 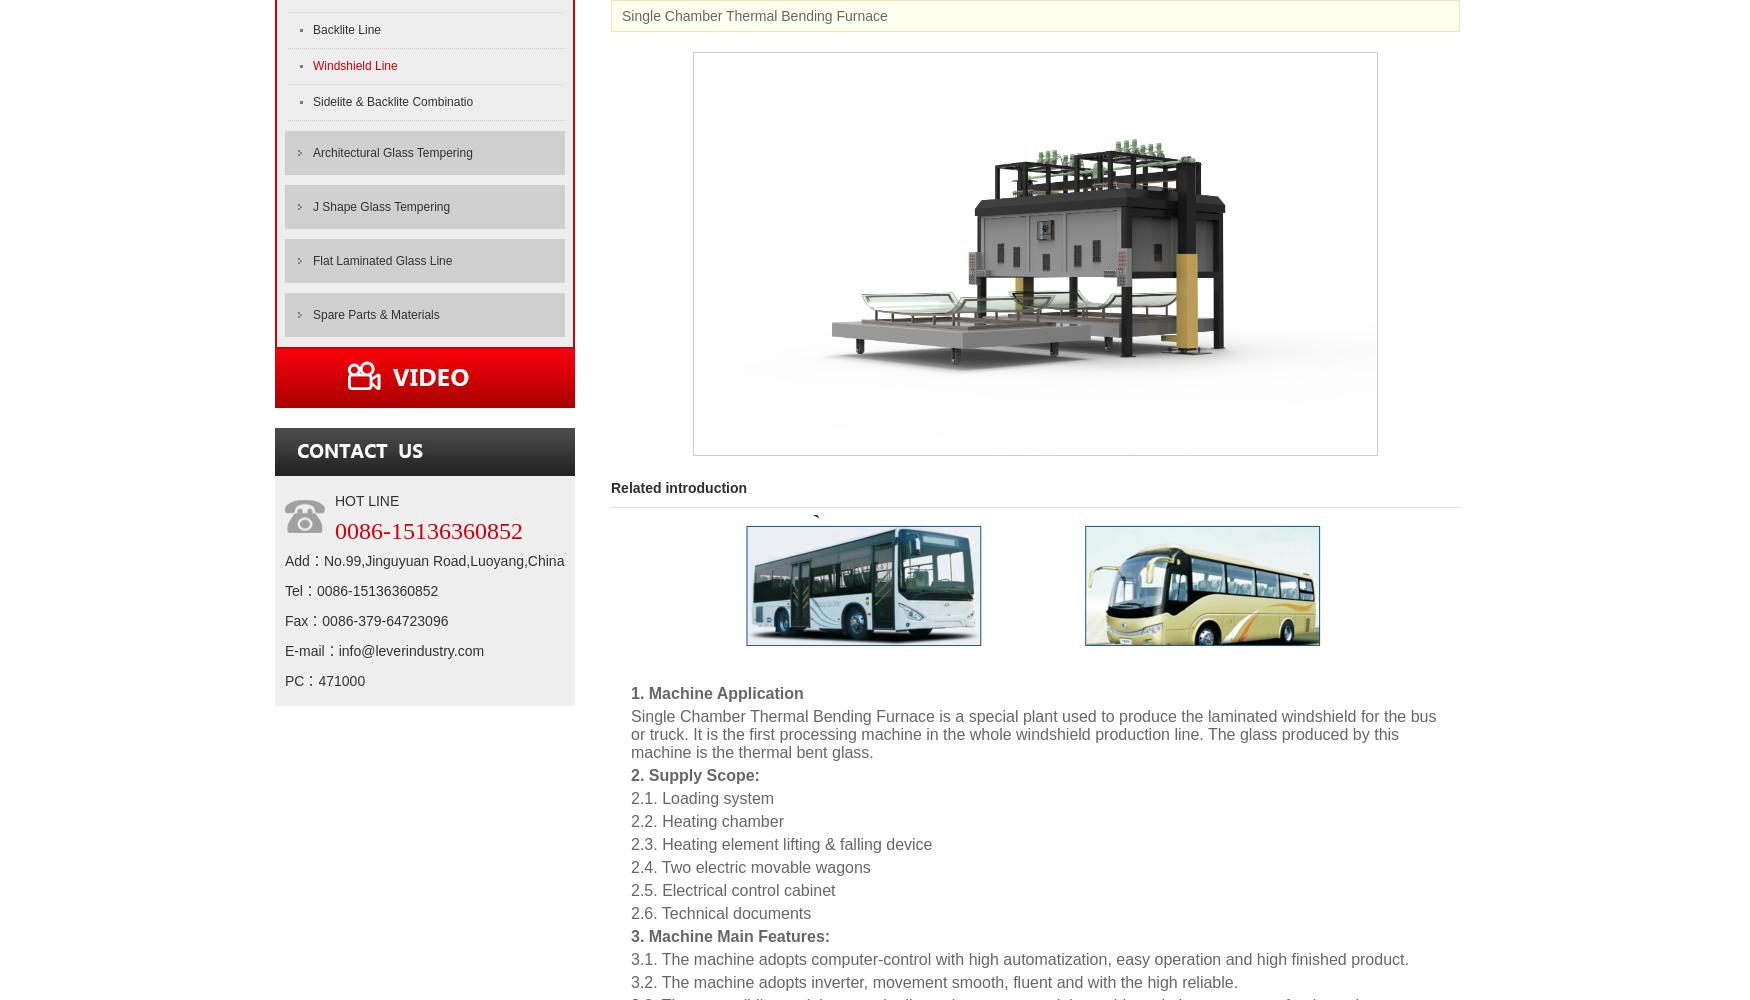 What do you see at coordinates (347, 30) in the screenshot?
I see `'Backlite Line'` at bounding box center [347, 30].